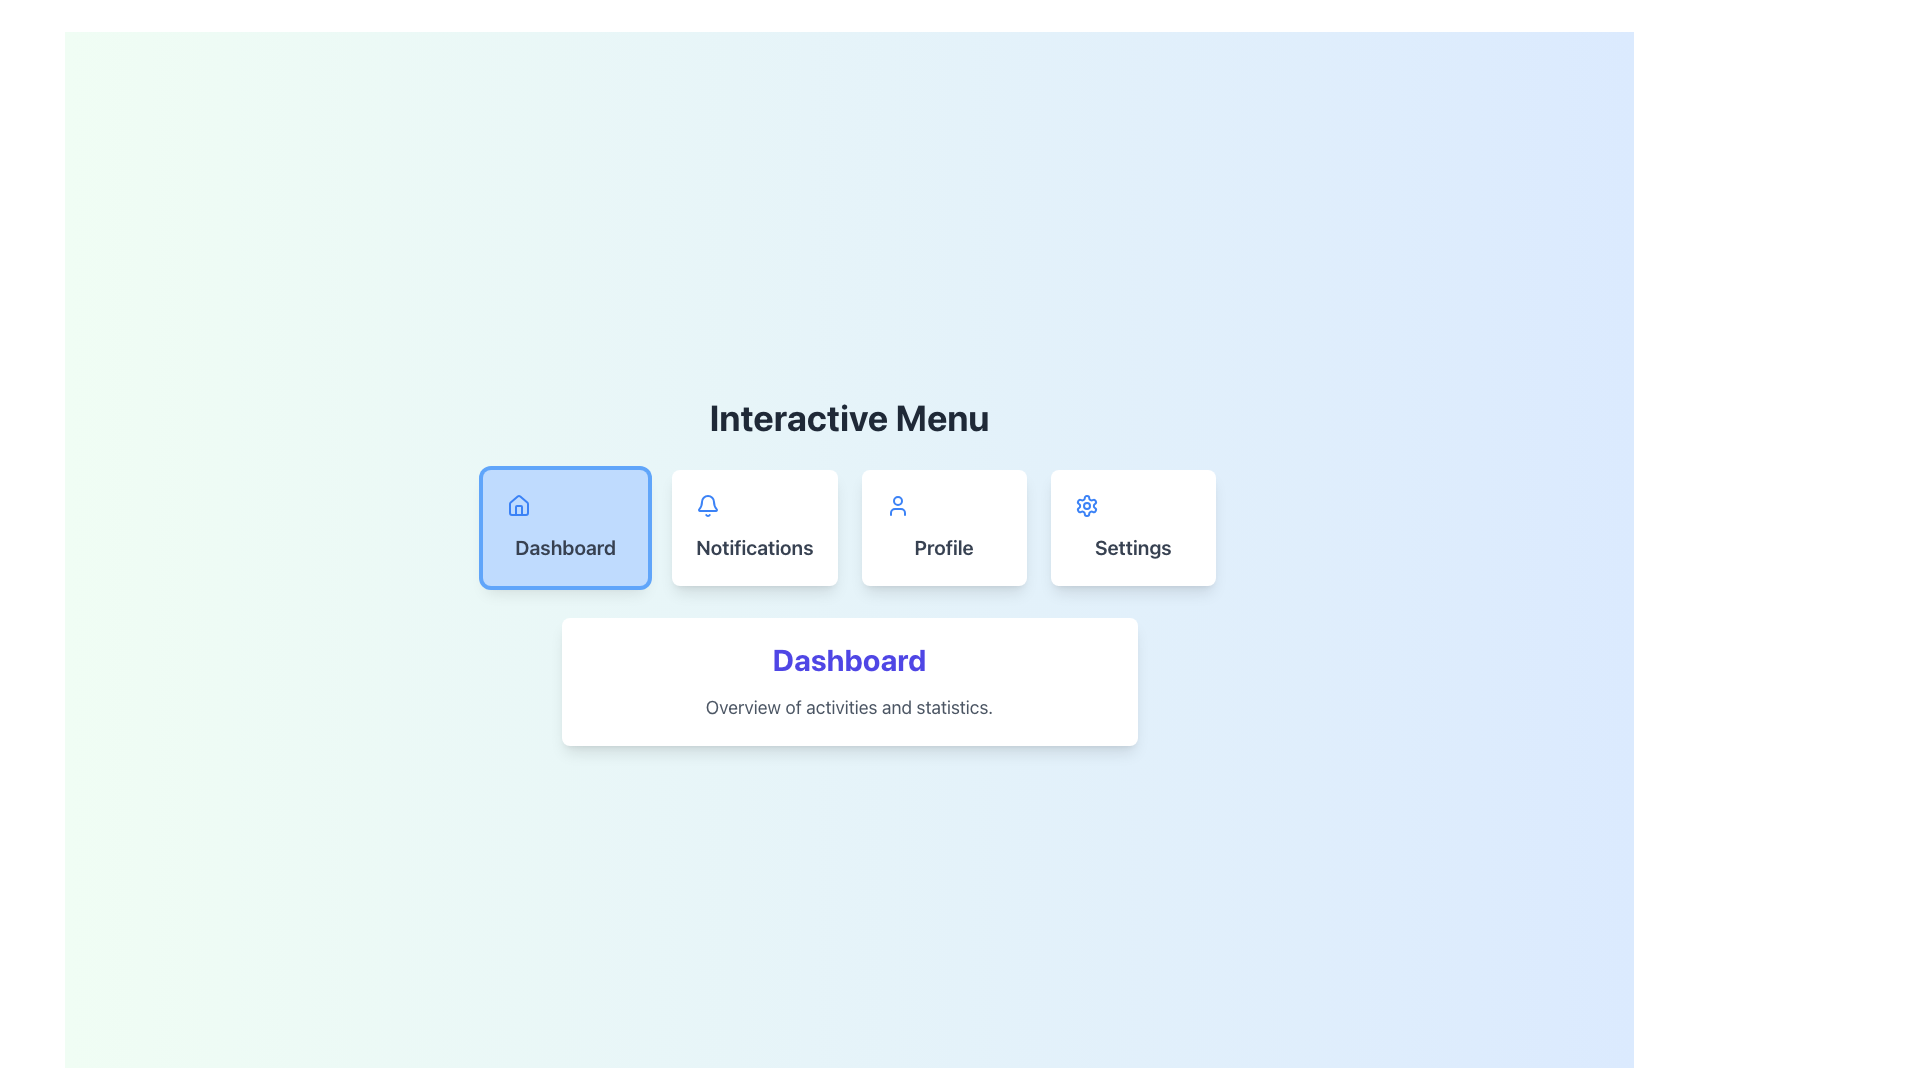 Image resolution: width=1920 pixels, height=1080 pixels. What do you see at coordinates (1085, 504) in the screenshot?
I see `the settings icon located within the 'Settings' menu card, positioned at the far-right of the horizontal row of cards` at bounding box center [1085, 504].